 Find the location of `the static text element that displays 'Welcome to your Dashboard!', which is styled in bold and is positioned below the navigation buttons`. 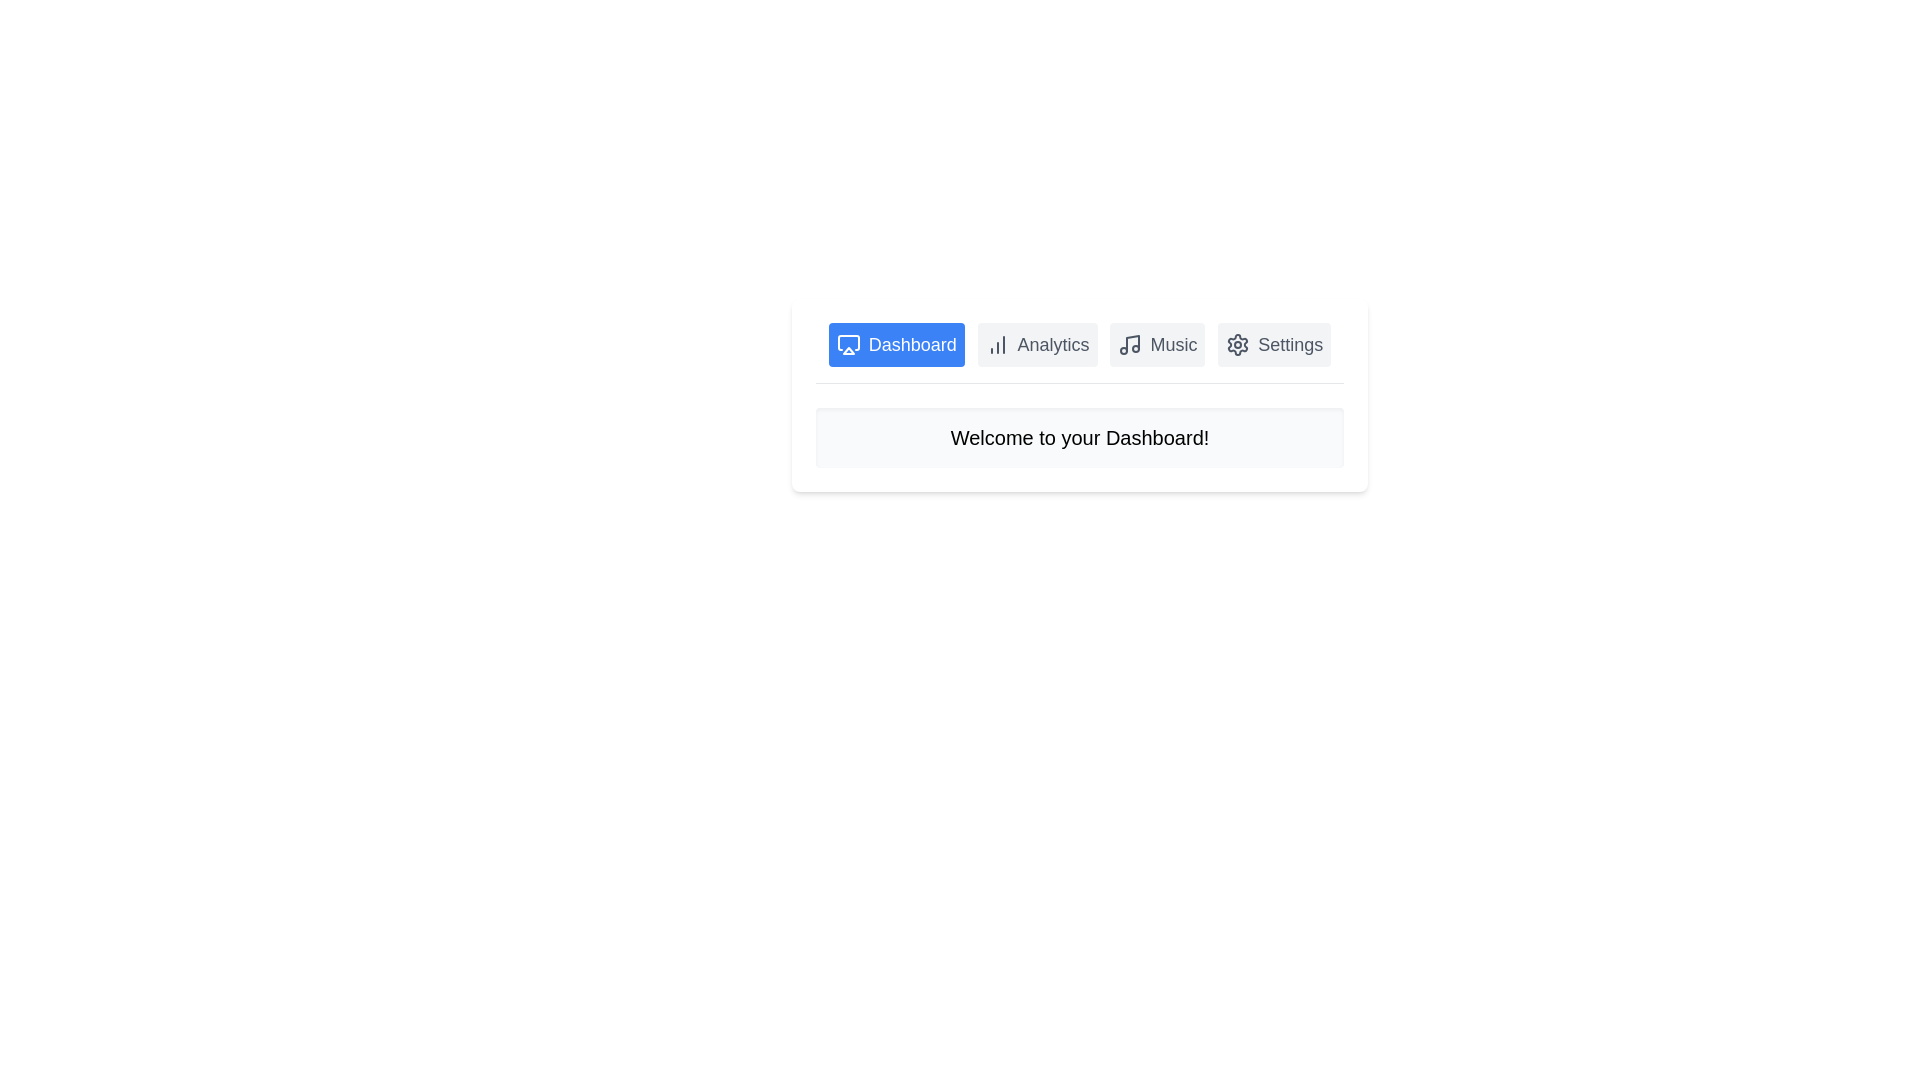

the static text element that displays 'Welcome to your Dashboard!', which is styled in bold and is positioned below the navigation buttons is located at coordinates (1079, 437).